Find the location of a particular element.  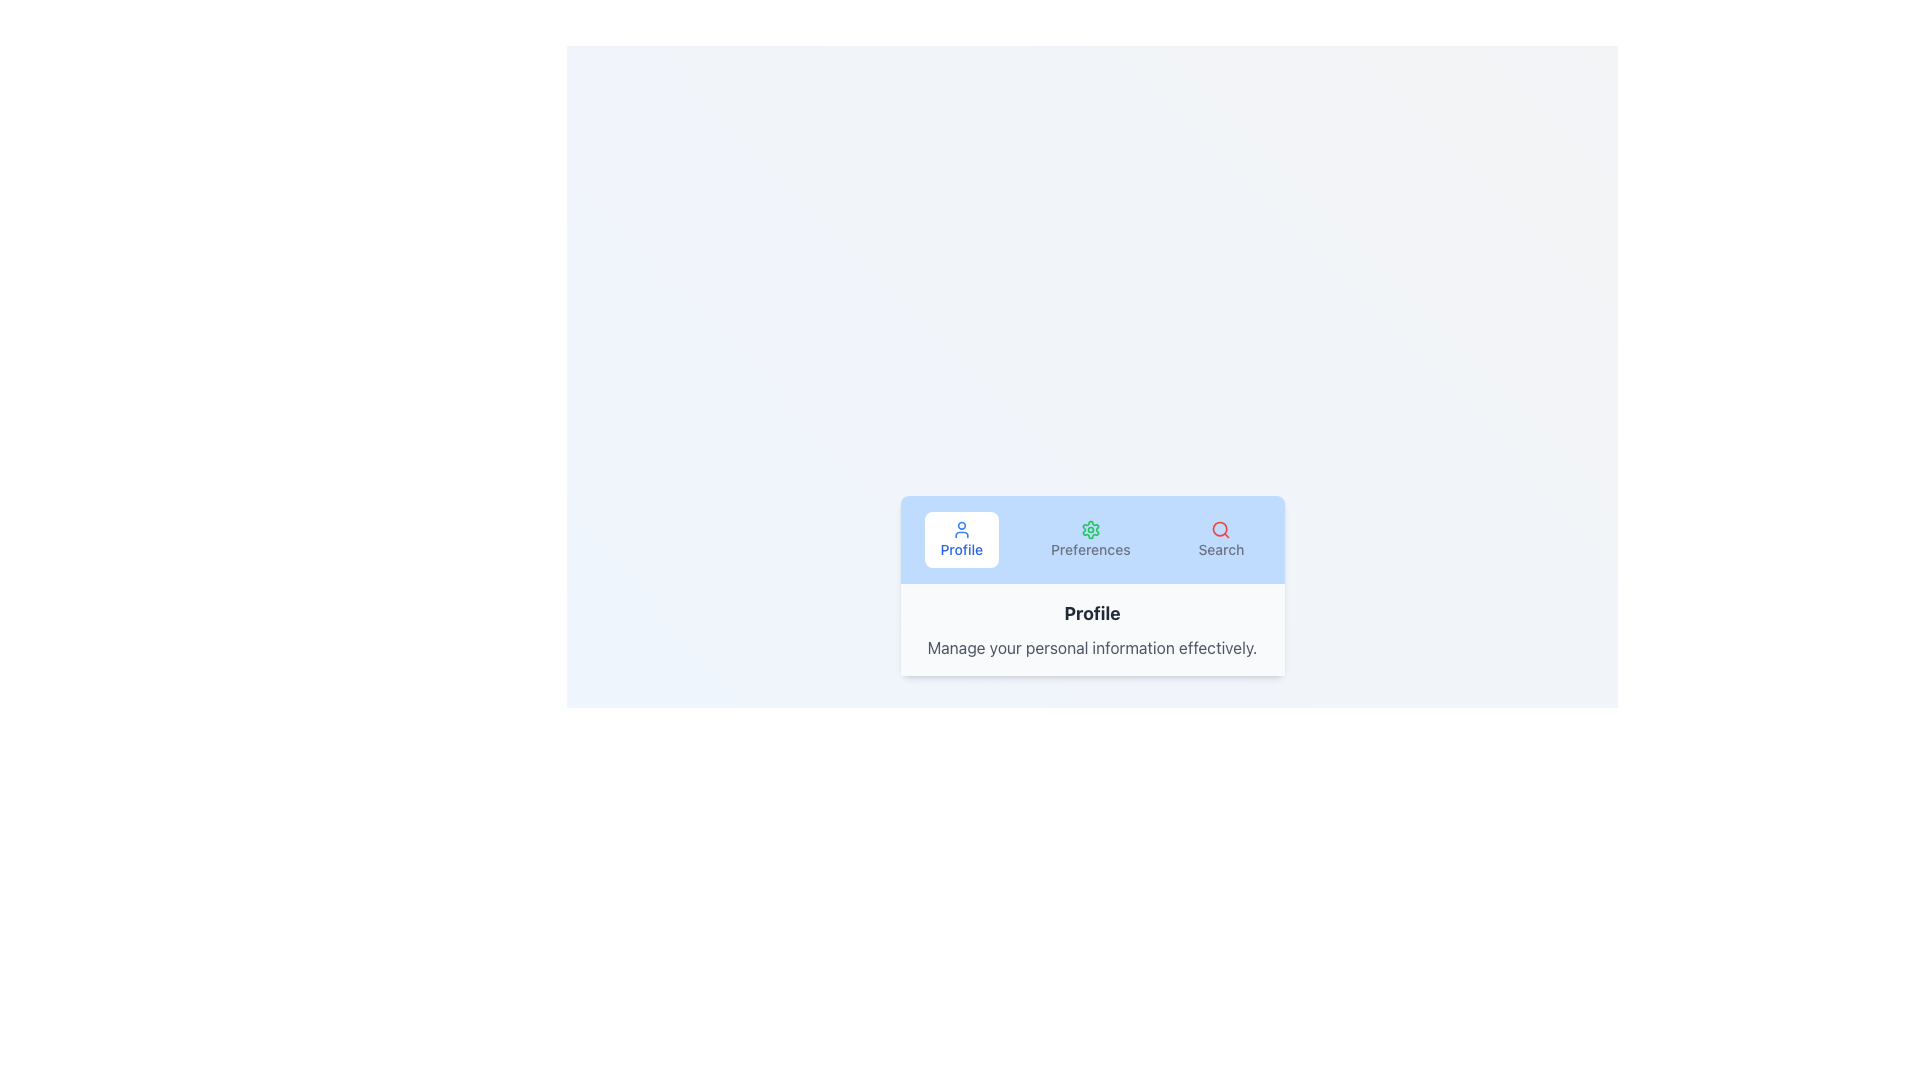

the 'Search' button, which features a red magnifying glass icon above the text 'Search' is located at coordinates (1220, 540).